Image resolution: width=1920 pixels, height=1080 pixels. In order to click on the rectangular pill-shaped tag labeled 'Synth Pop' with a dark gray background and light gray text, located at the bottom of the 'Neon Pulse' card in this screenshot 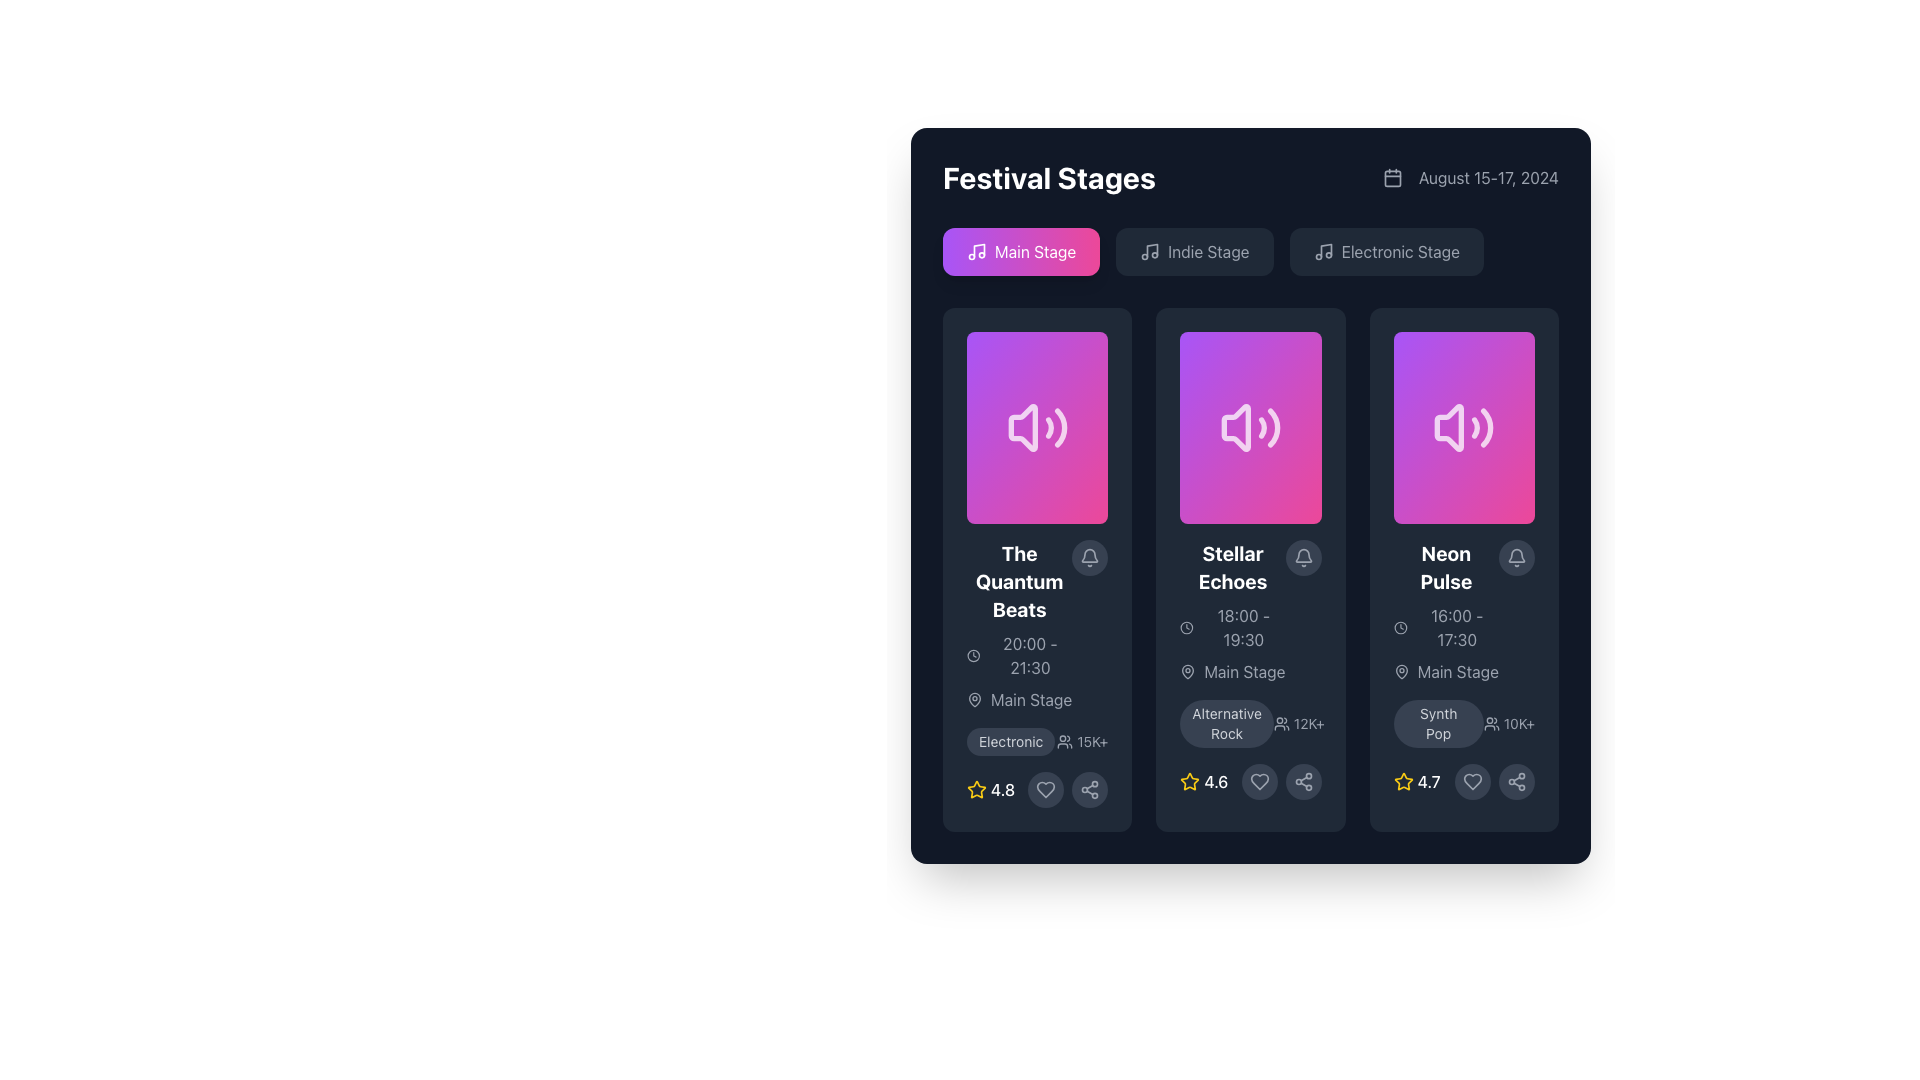, I will do `click(1437, 724)`.